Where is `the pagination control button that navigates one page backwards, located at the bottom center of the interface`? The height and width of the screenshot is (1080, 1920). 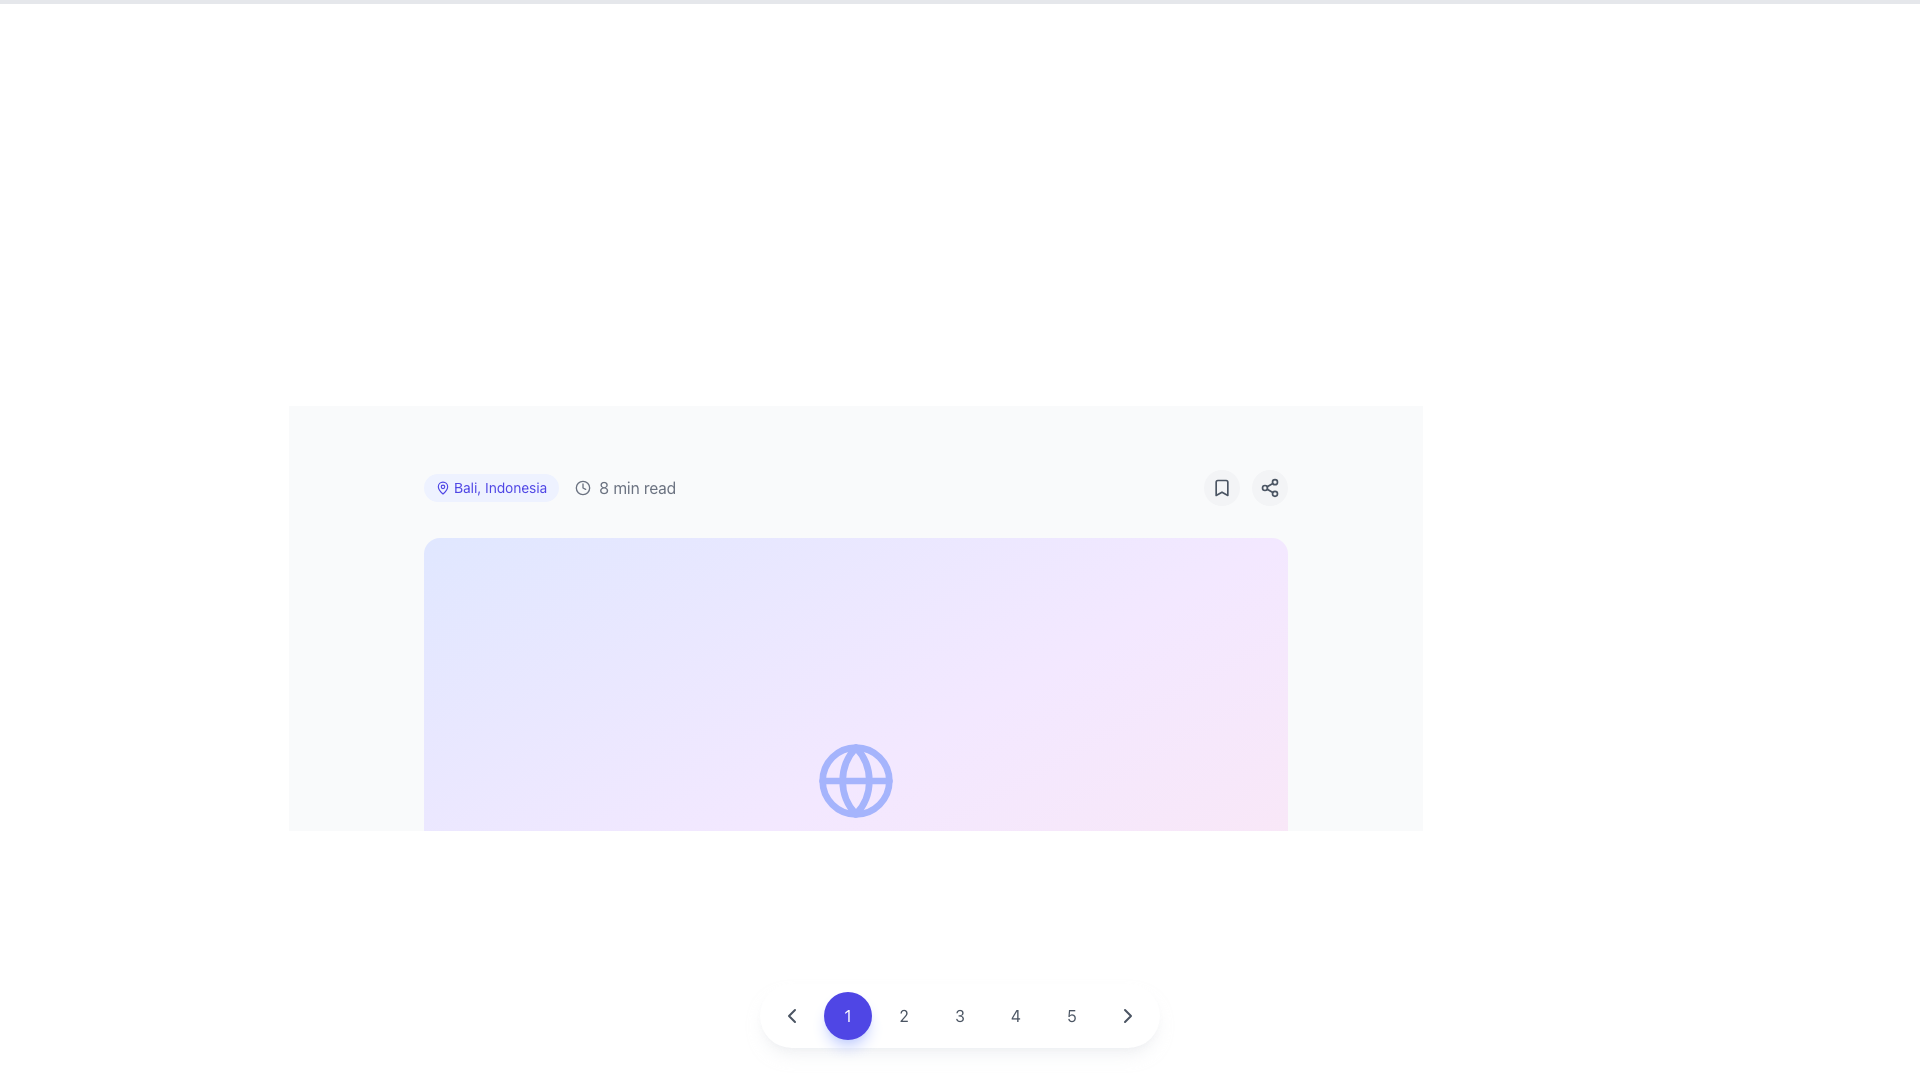
the pagination control button that navigates one page backwards, located at the bottom center of the interface is located at coordinates (791, 1015).